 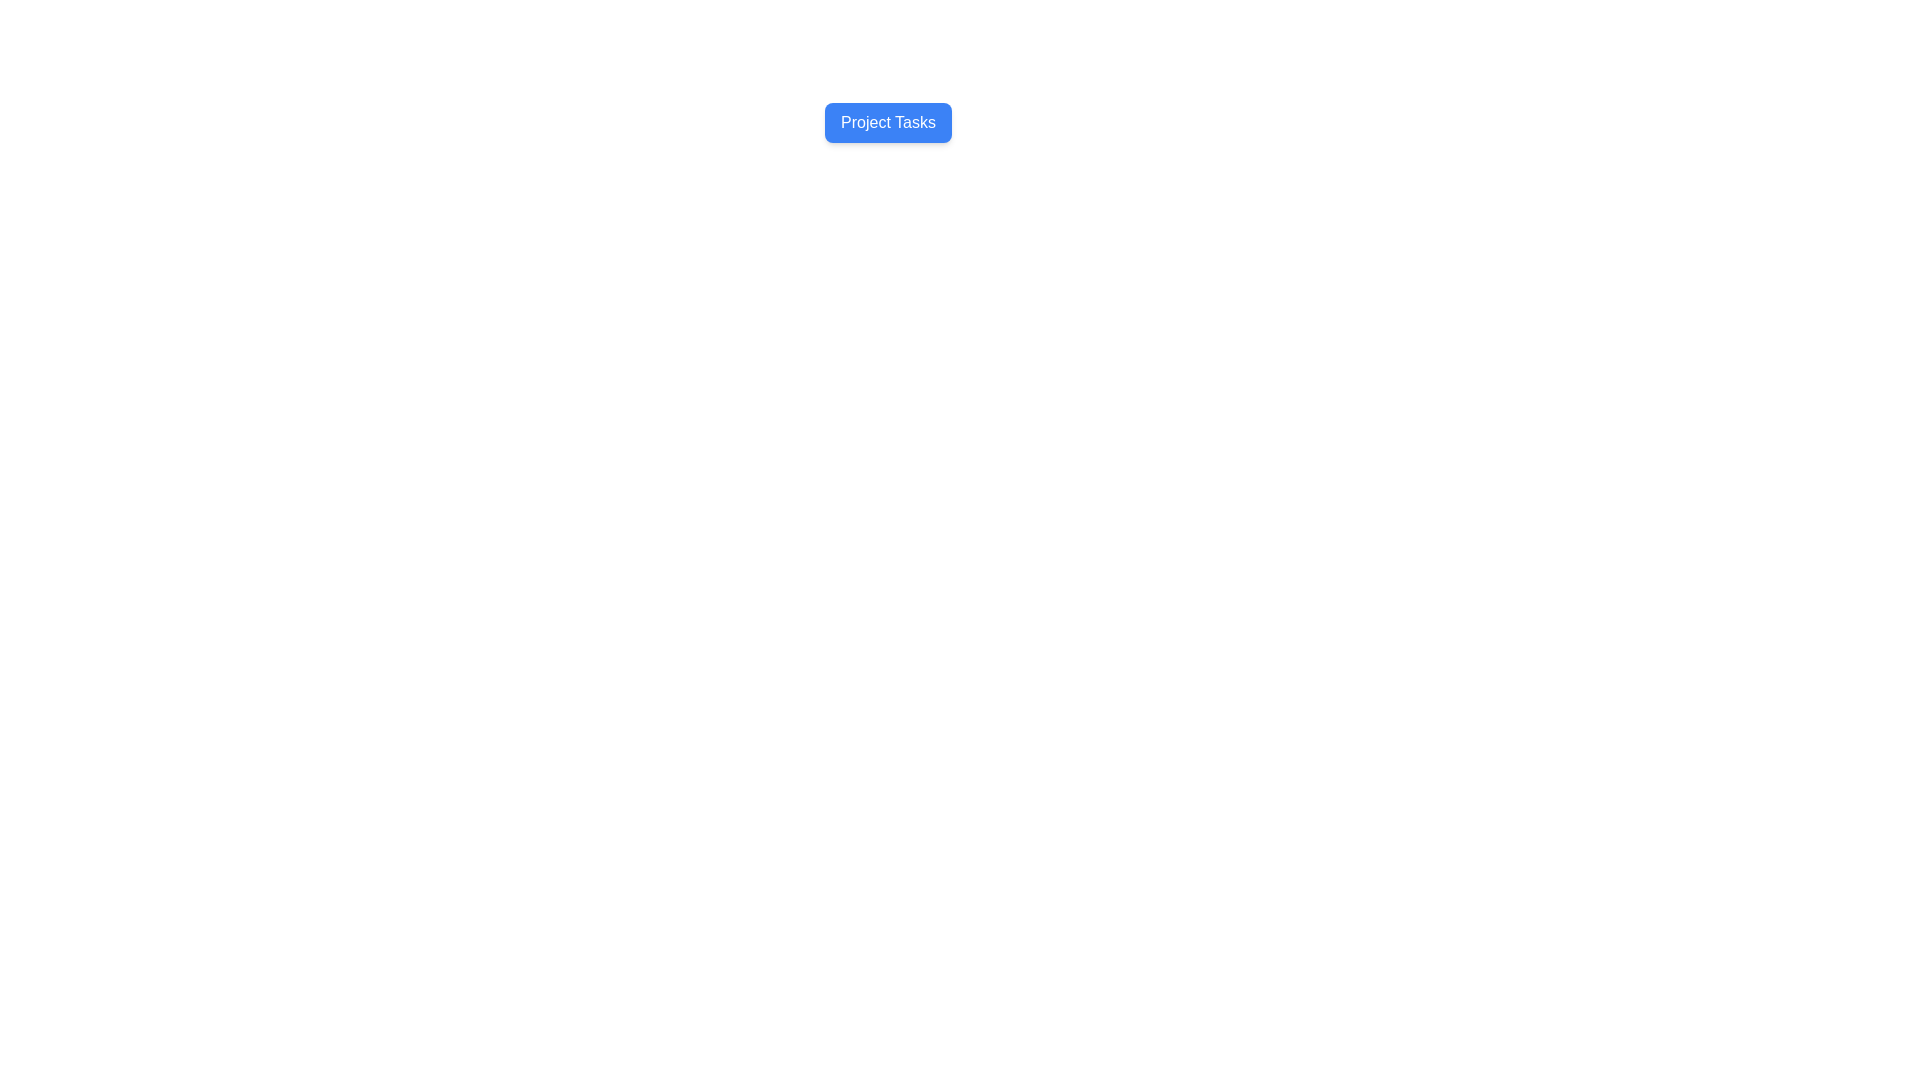 I want to click on the 'Project Tasks' button, so click(x=887, y=123).